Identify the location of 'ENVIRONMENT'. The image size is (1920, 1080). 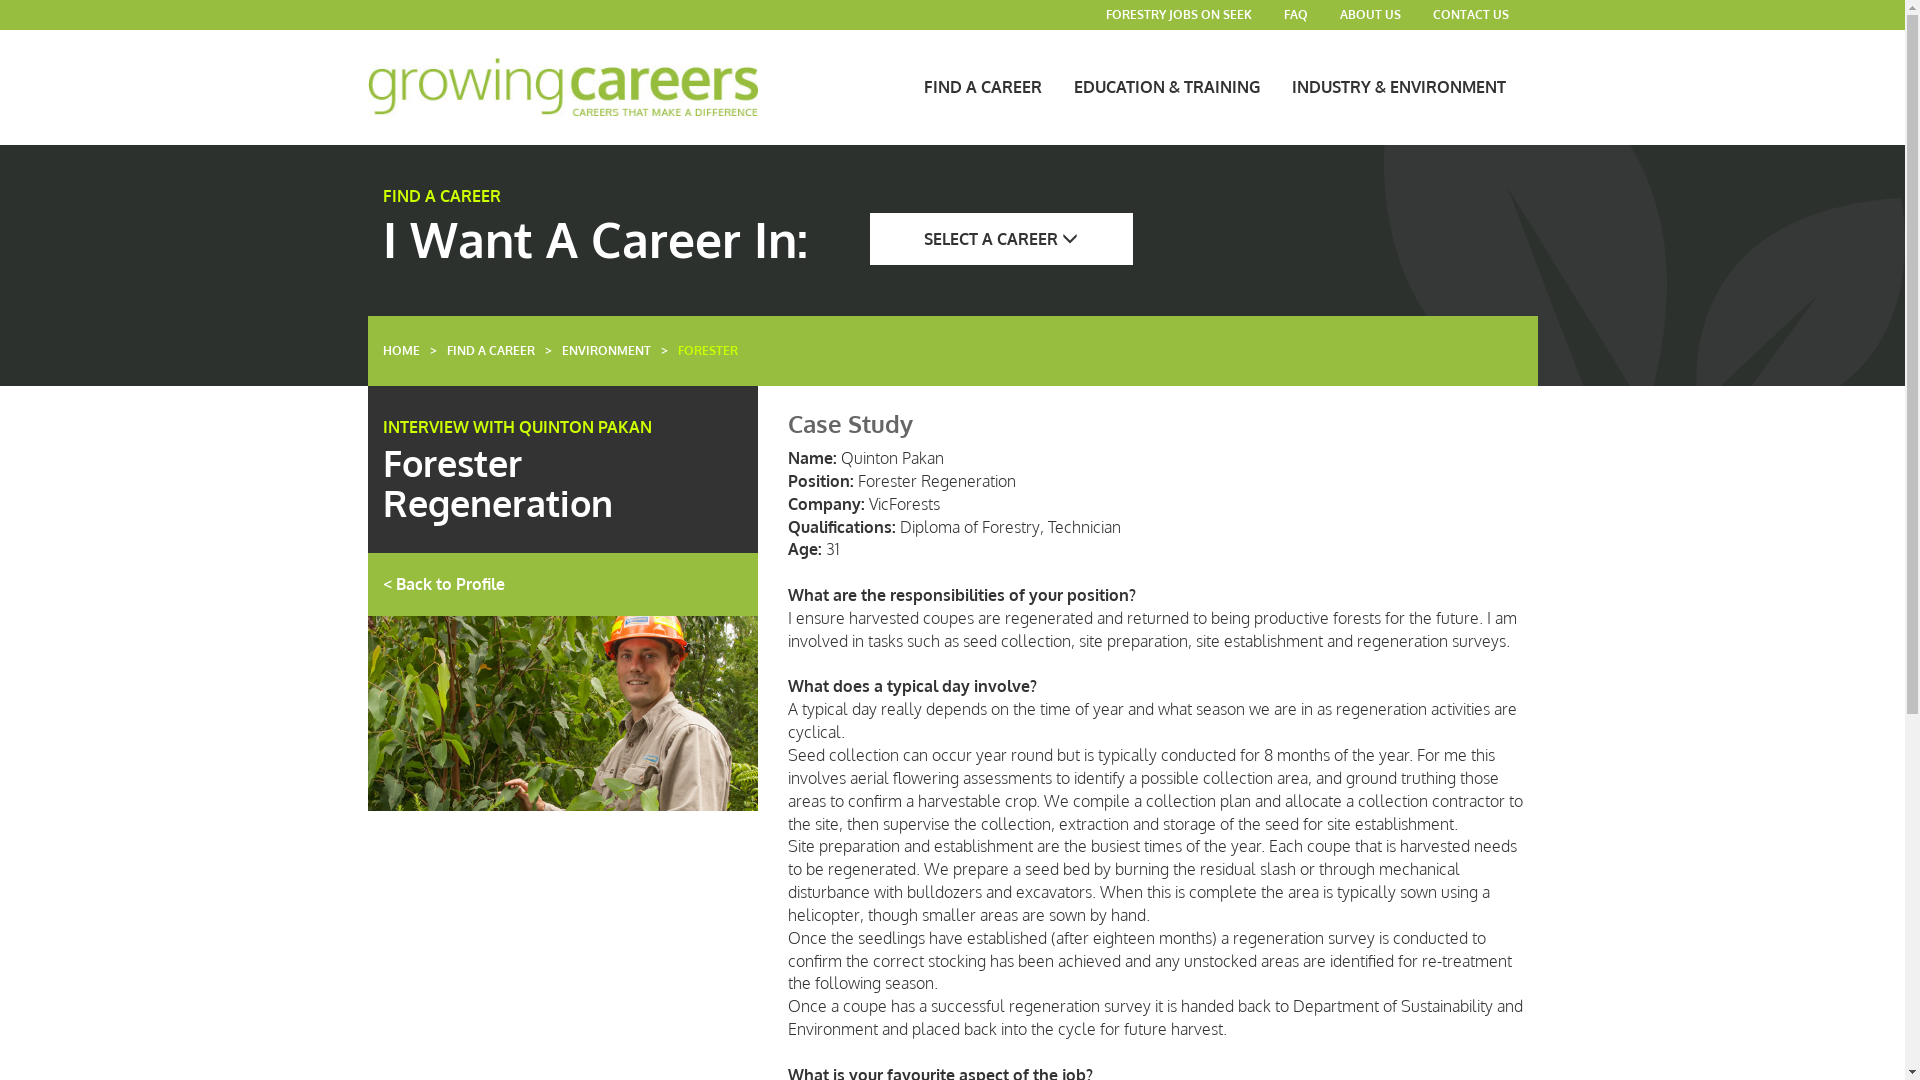
(610, 350).